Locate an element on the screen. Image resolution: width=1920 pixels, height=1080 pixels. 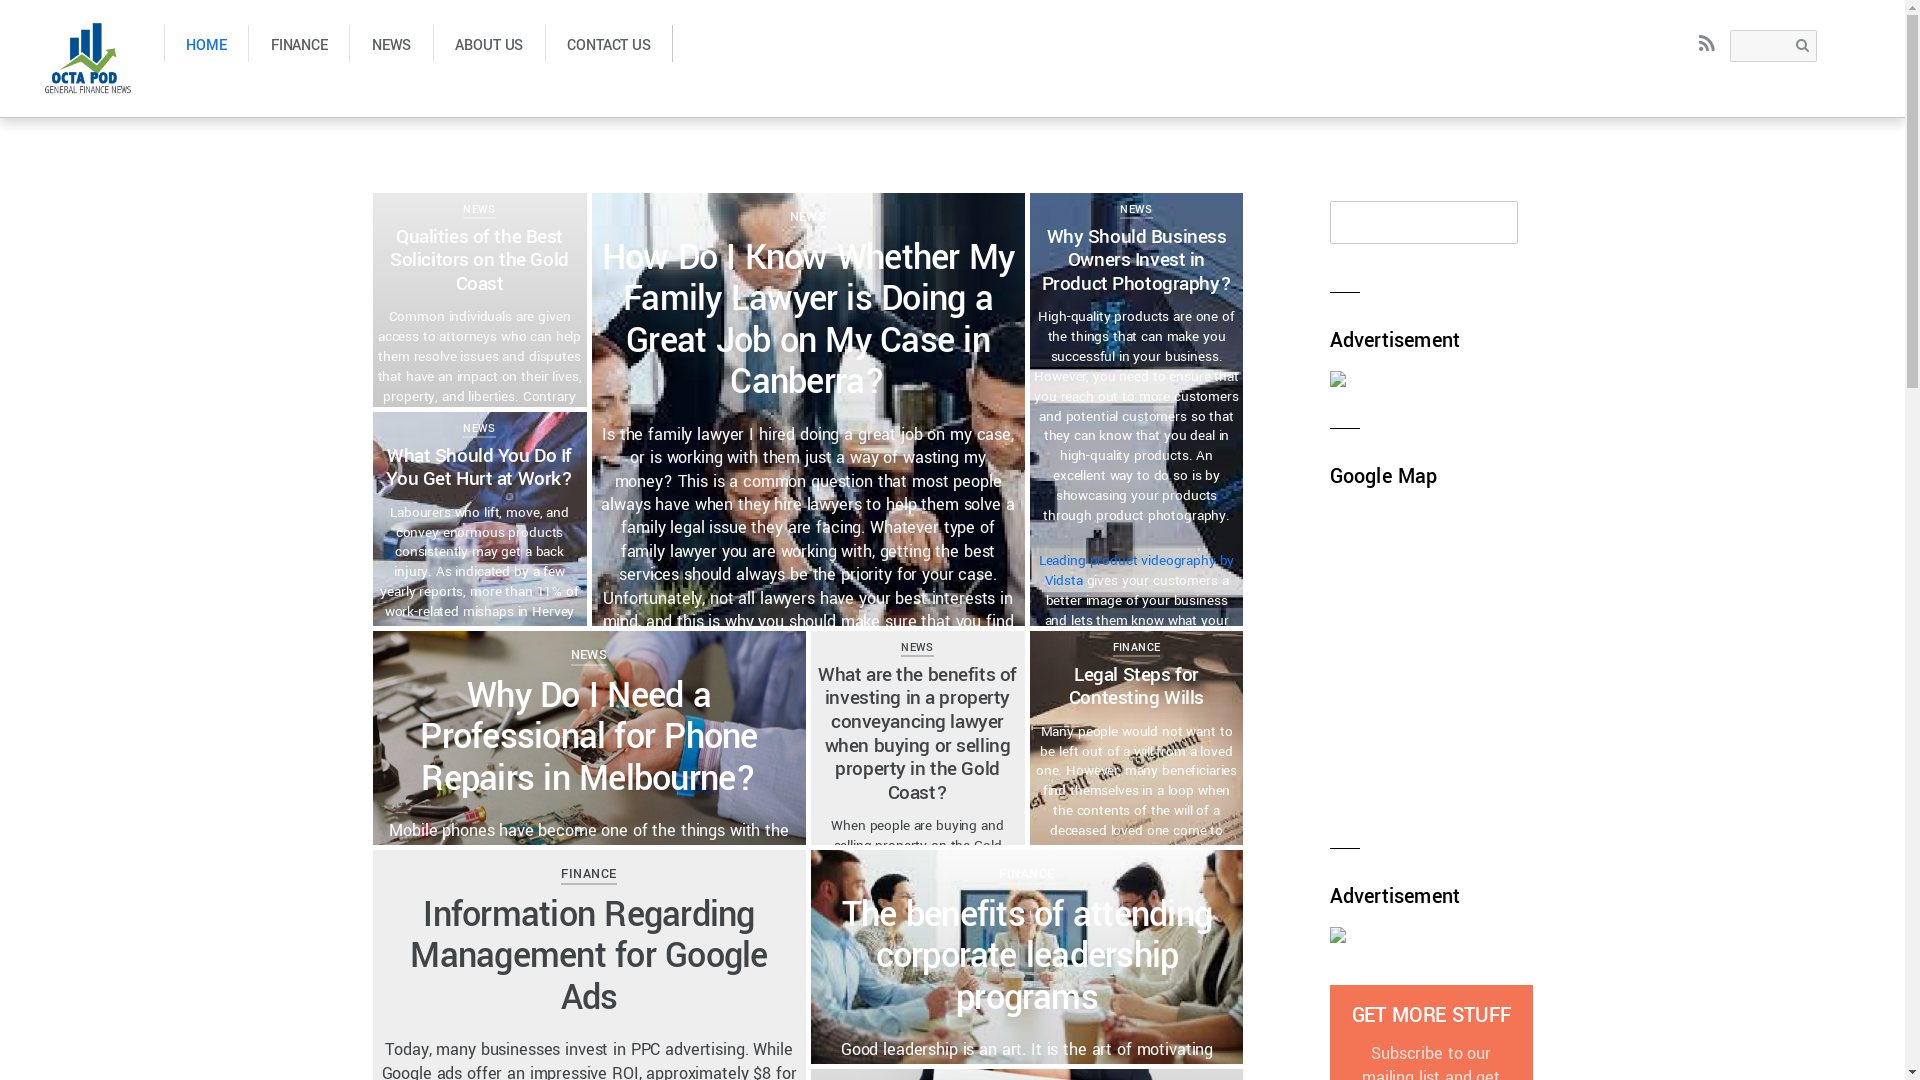
'Legal Steps for Contesting Wills' is located at coordinates (1136, 685).